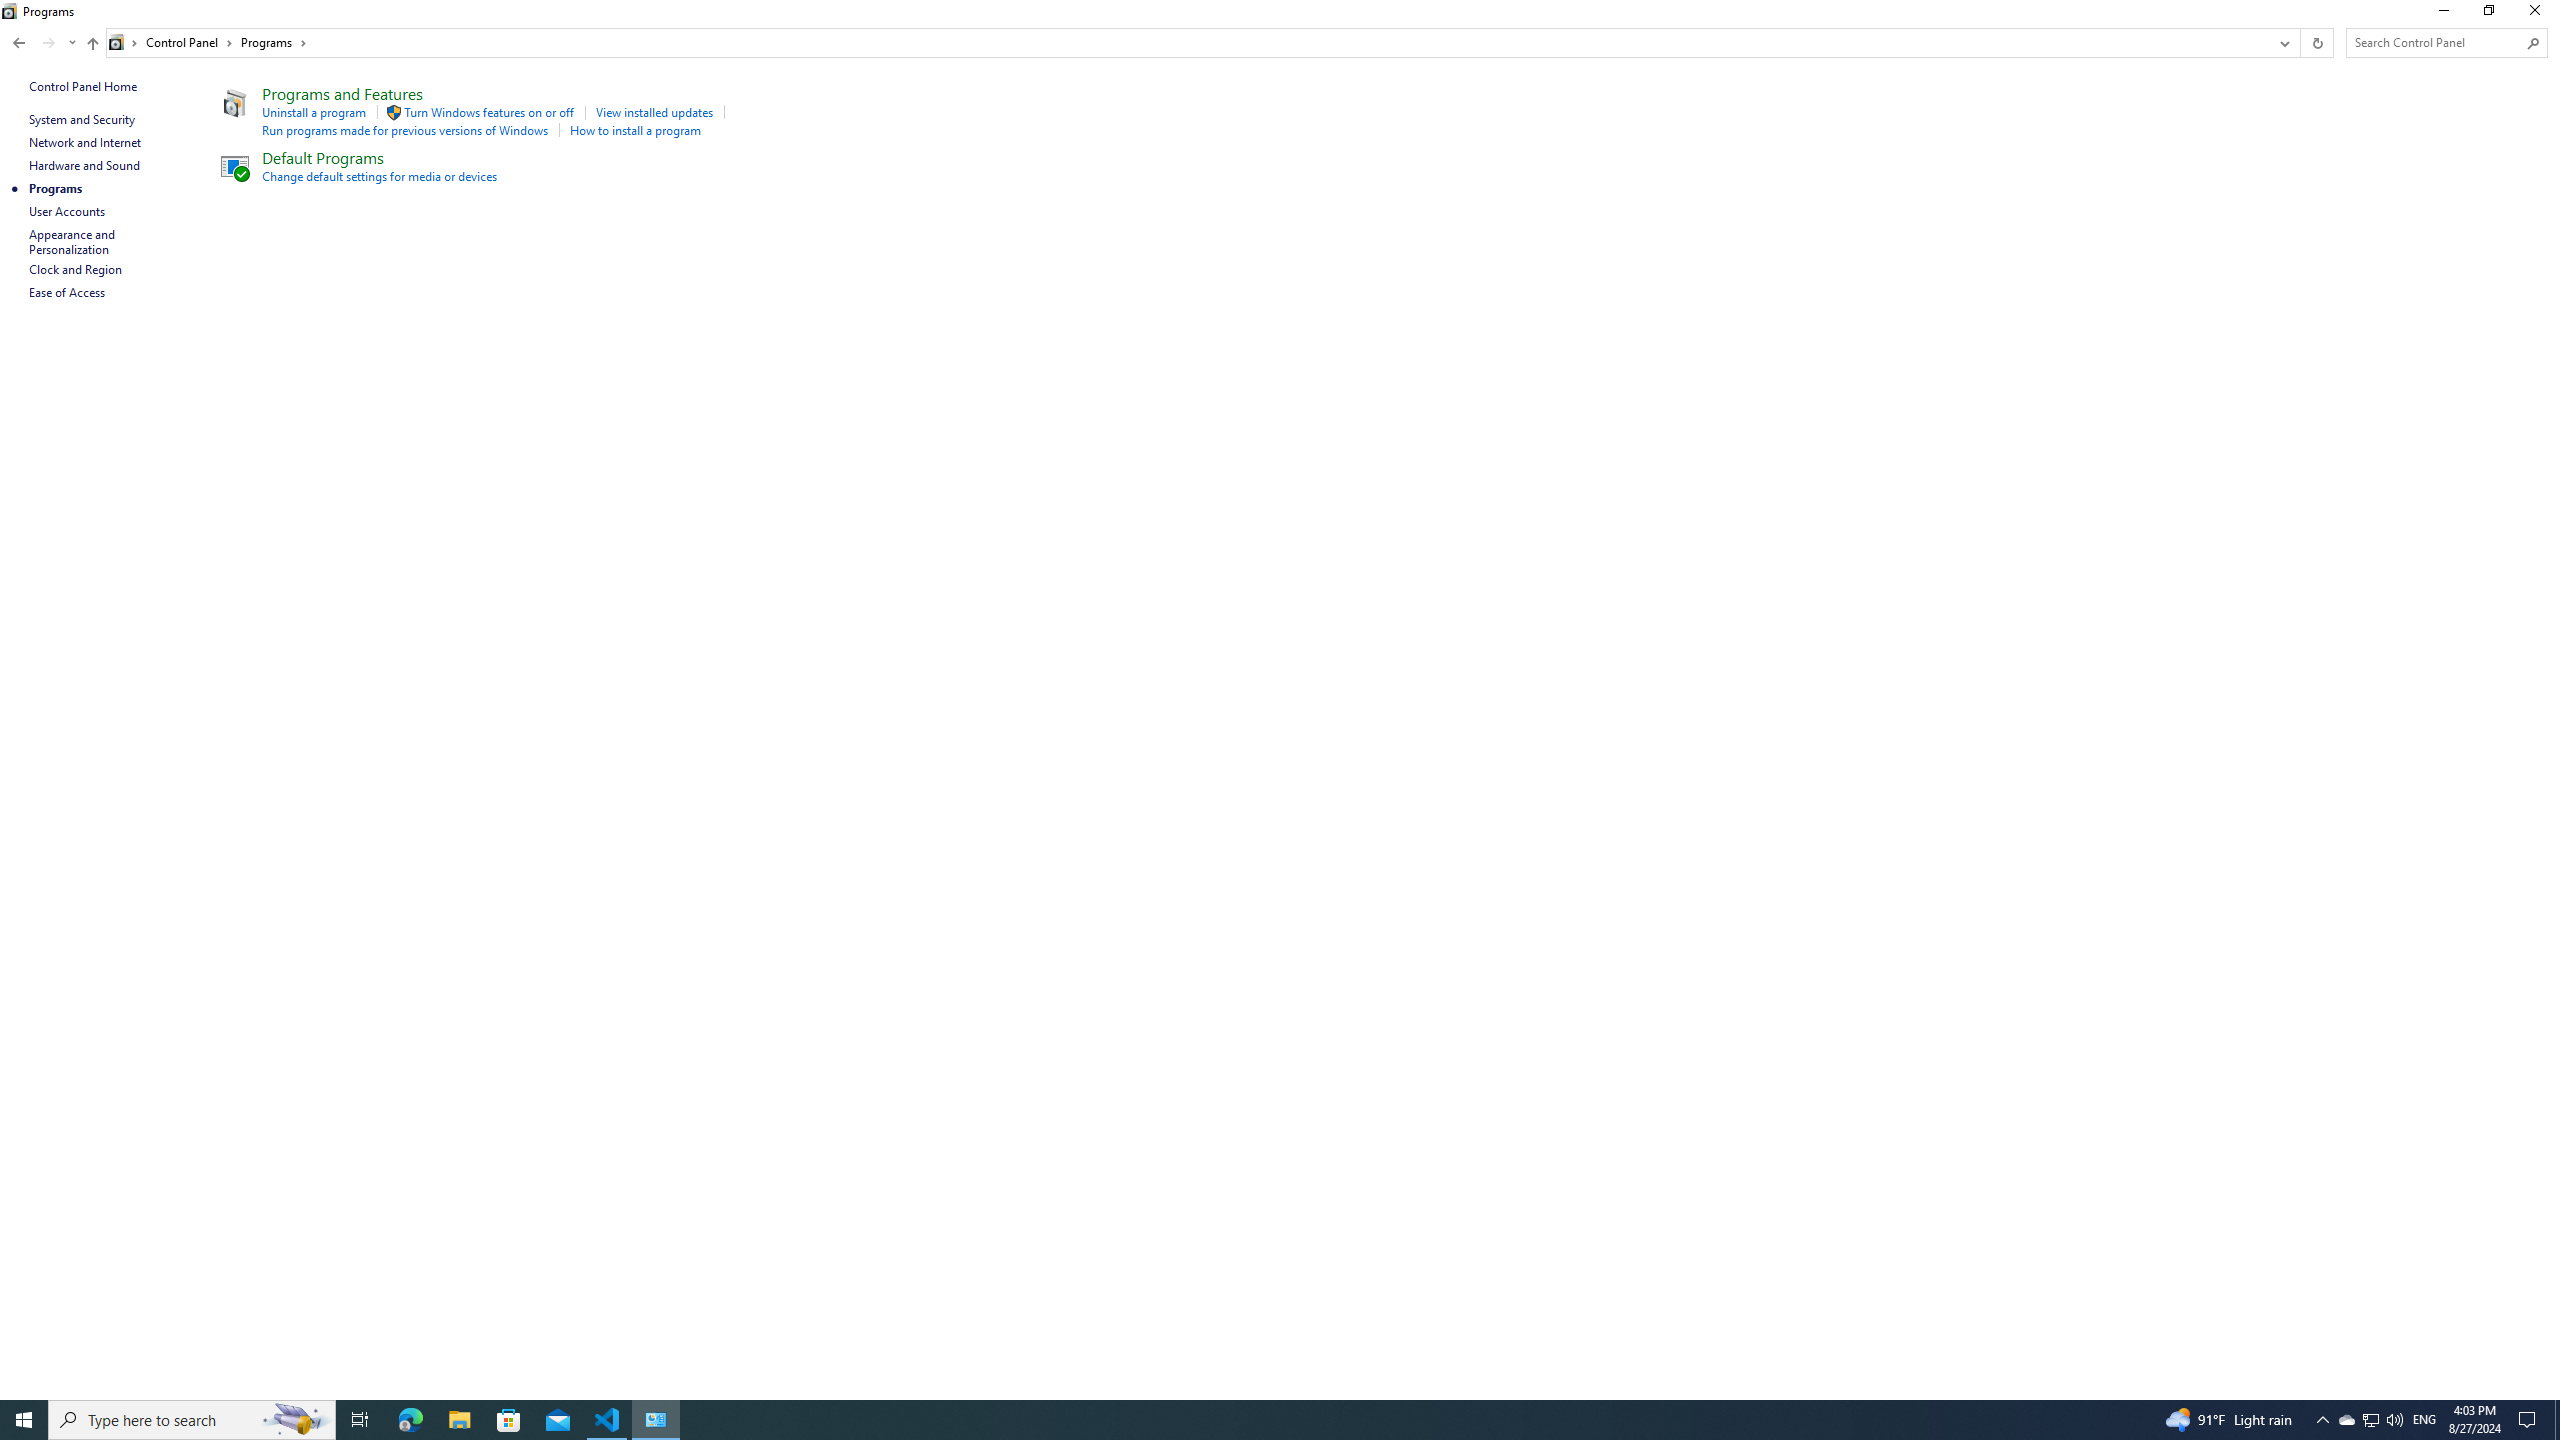 This screenshot has width=2560, height=1440. What do you see at coordinates (379, 176) in the screenshot?
I see `'Change default settings for media or devices'` at bounding box center [379, 176].